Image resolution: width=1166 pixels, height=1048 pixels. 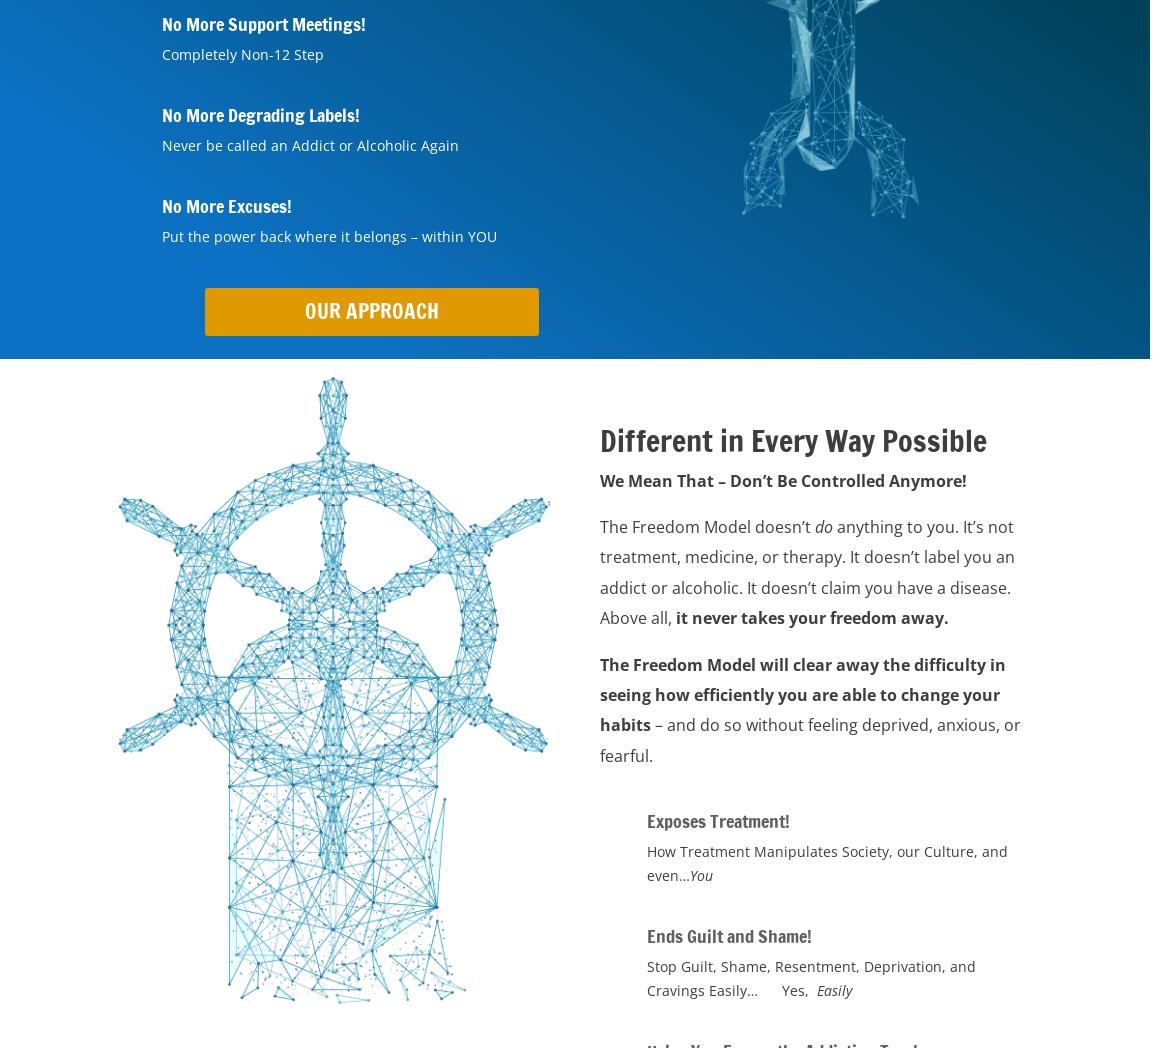 What do you see at coordinates (701, 874) in the screenshot?
I see `'You'` at bounding box center [701, 874].